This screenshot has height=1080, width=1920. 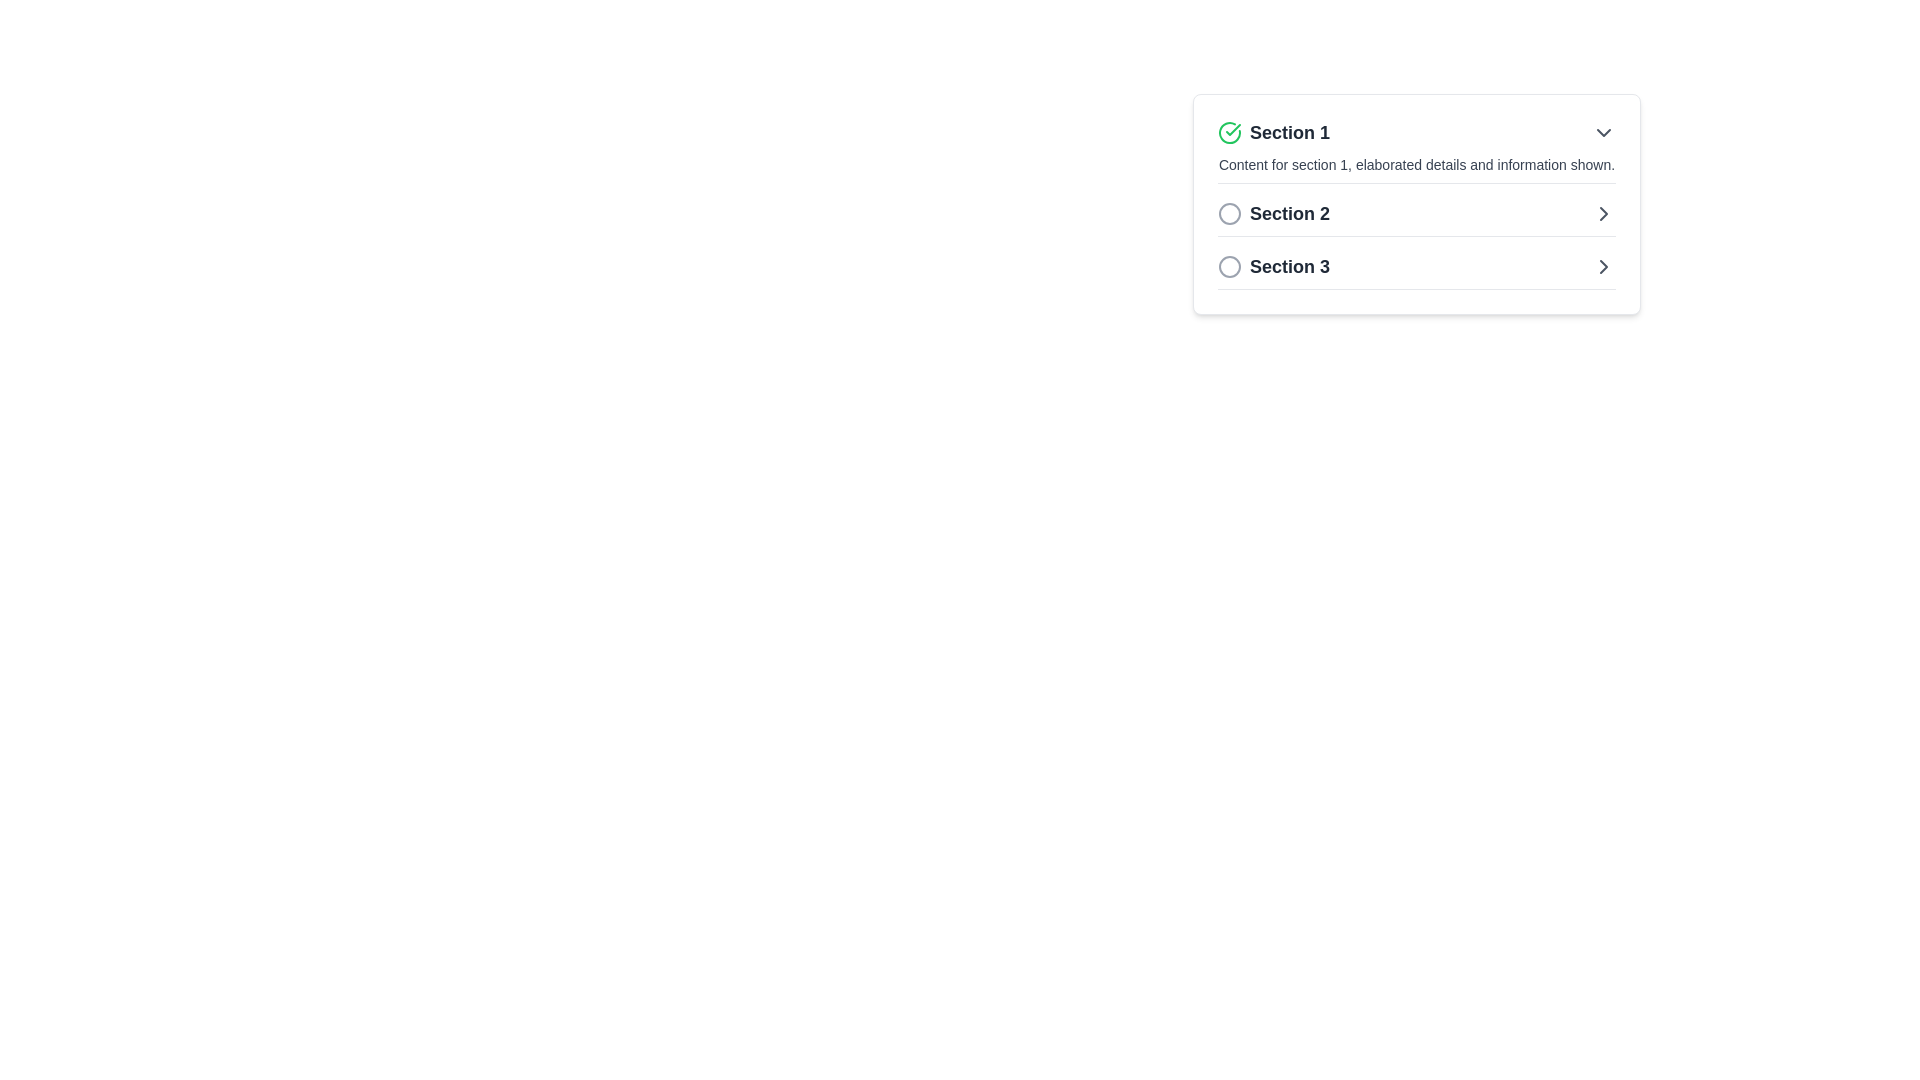 What do you see at coordinates (1228, 213) in the screenshot?
I see `the circular indicator button located at the top center of 'Section 2'` at bounding box center [1228, 213].